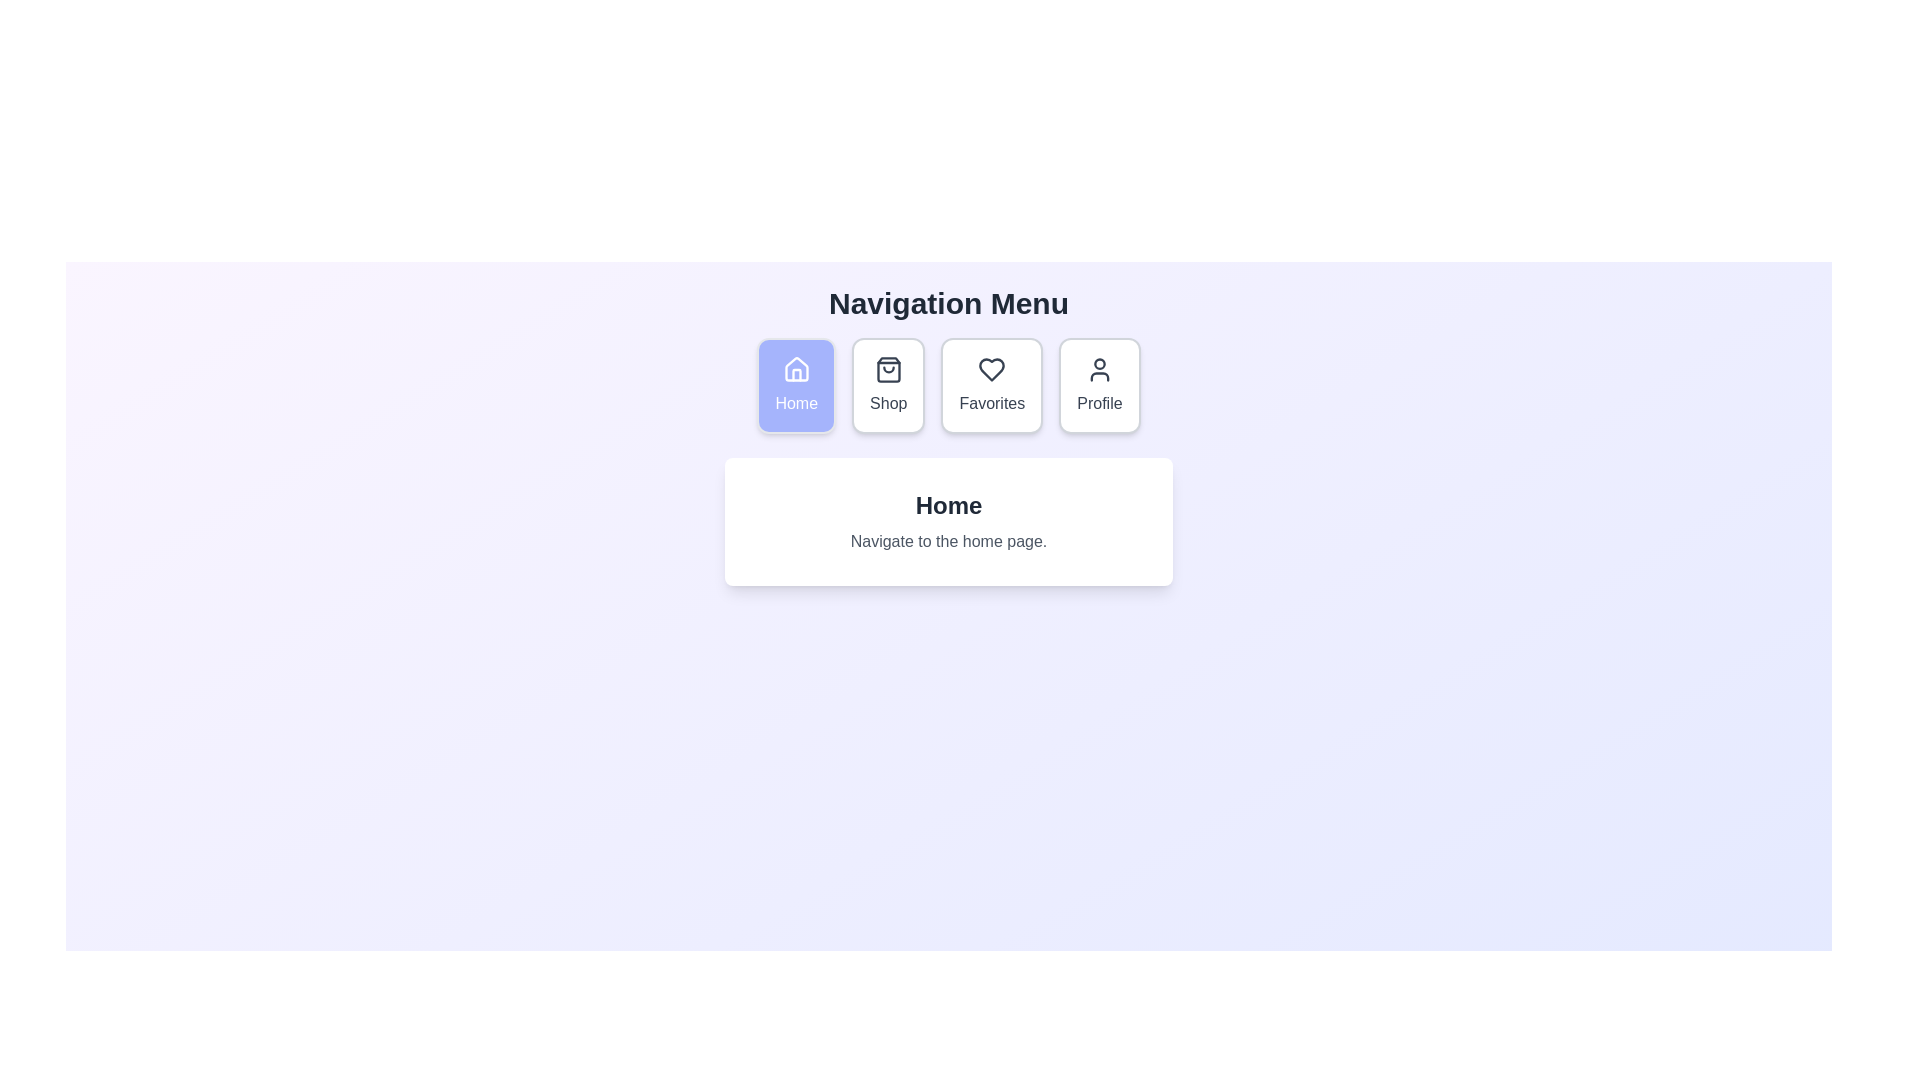 Image resolution: width=1920 pixels, height=1080 pixels. What do you see at coordinates (887, 404) in the screenshot?
I see `the Text Label that indicates navigation to the shopping section, located below the shopping bag icon and is the second button from the left in a horizontal row of buttons` at bounding box center [887, 404].